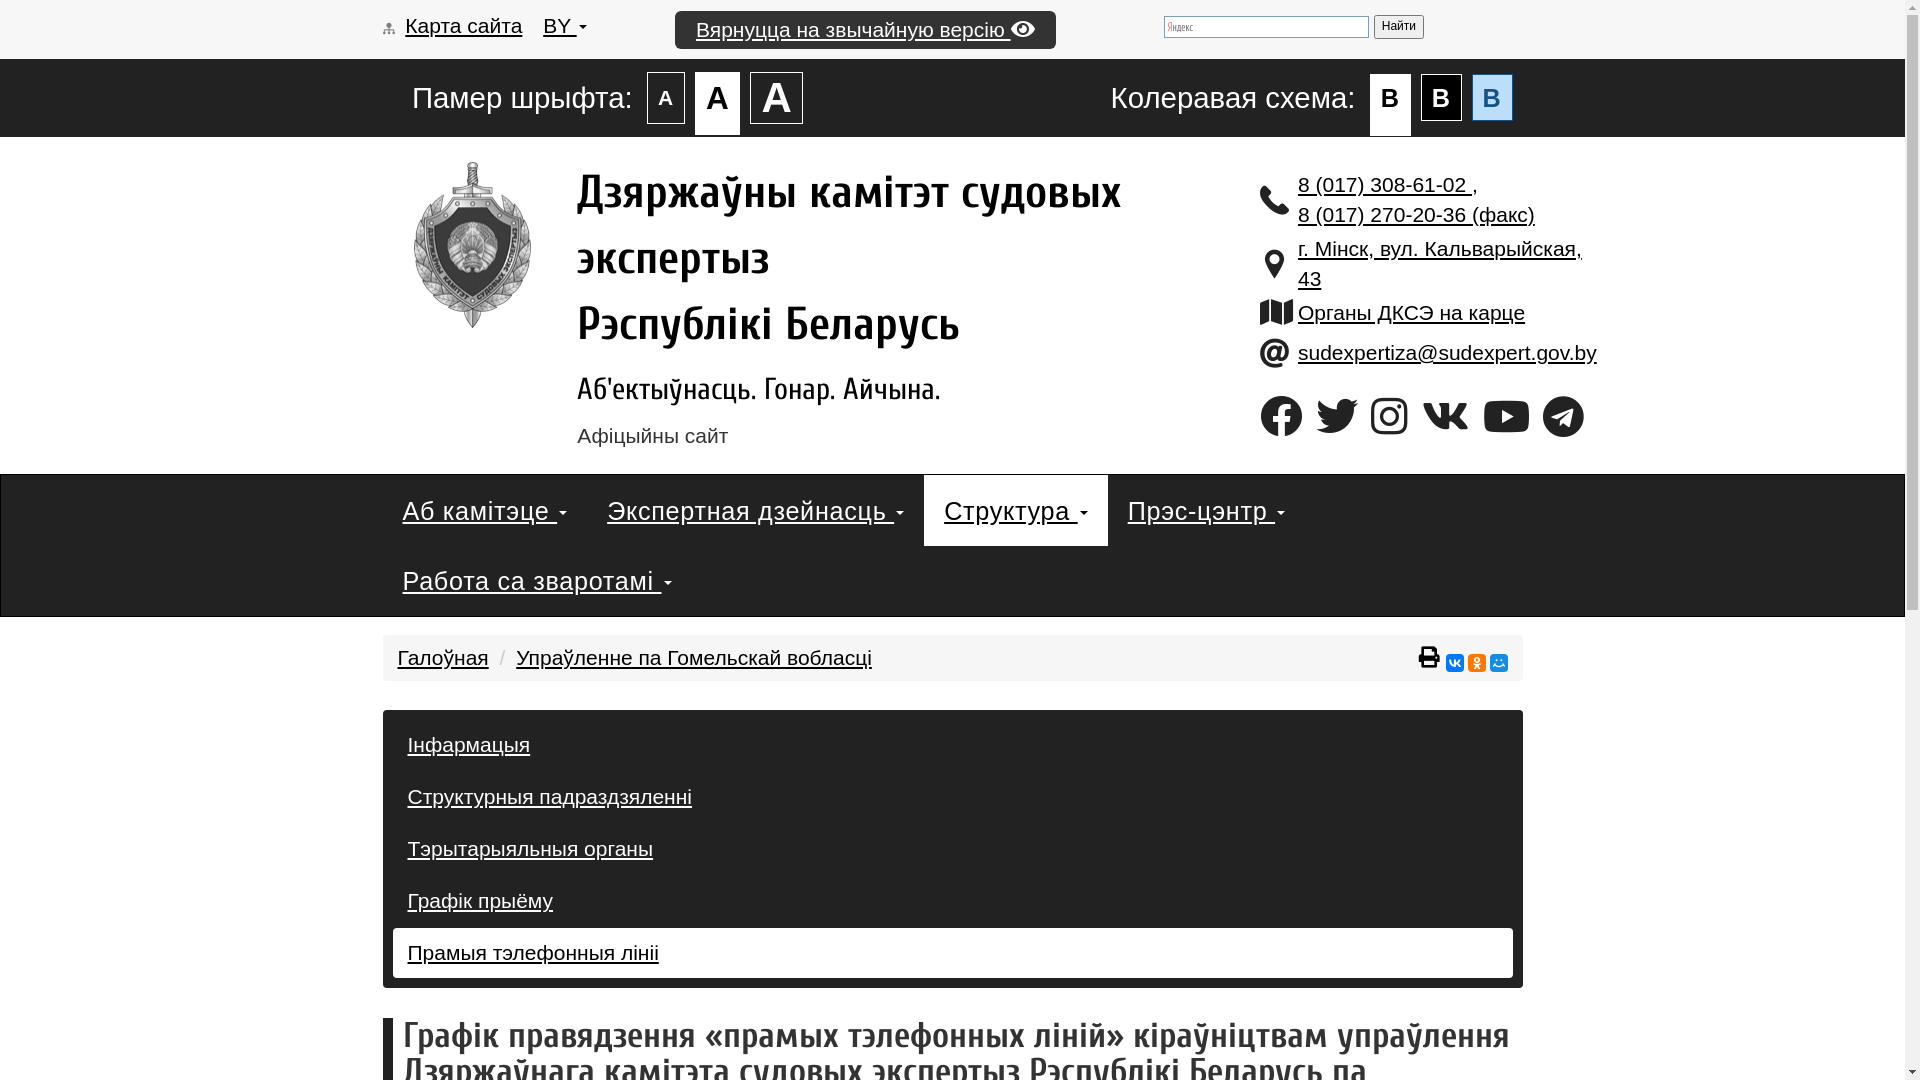 The height and width of the screenshot is (1080, 1920). Describe the element at coordinates (563, 25) in the screenshot. I see `'BY'` at that location.